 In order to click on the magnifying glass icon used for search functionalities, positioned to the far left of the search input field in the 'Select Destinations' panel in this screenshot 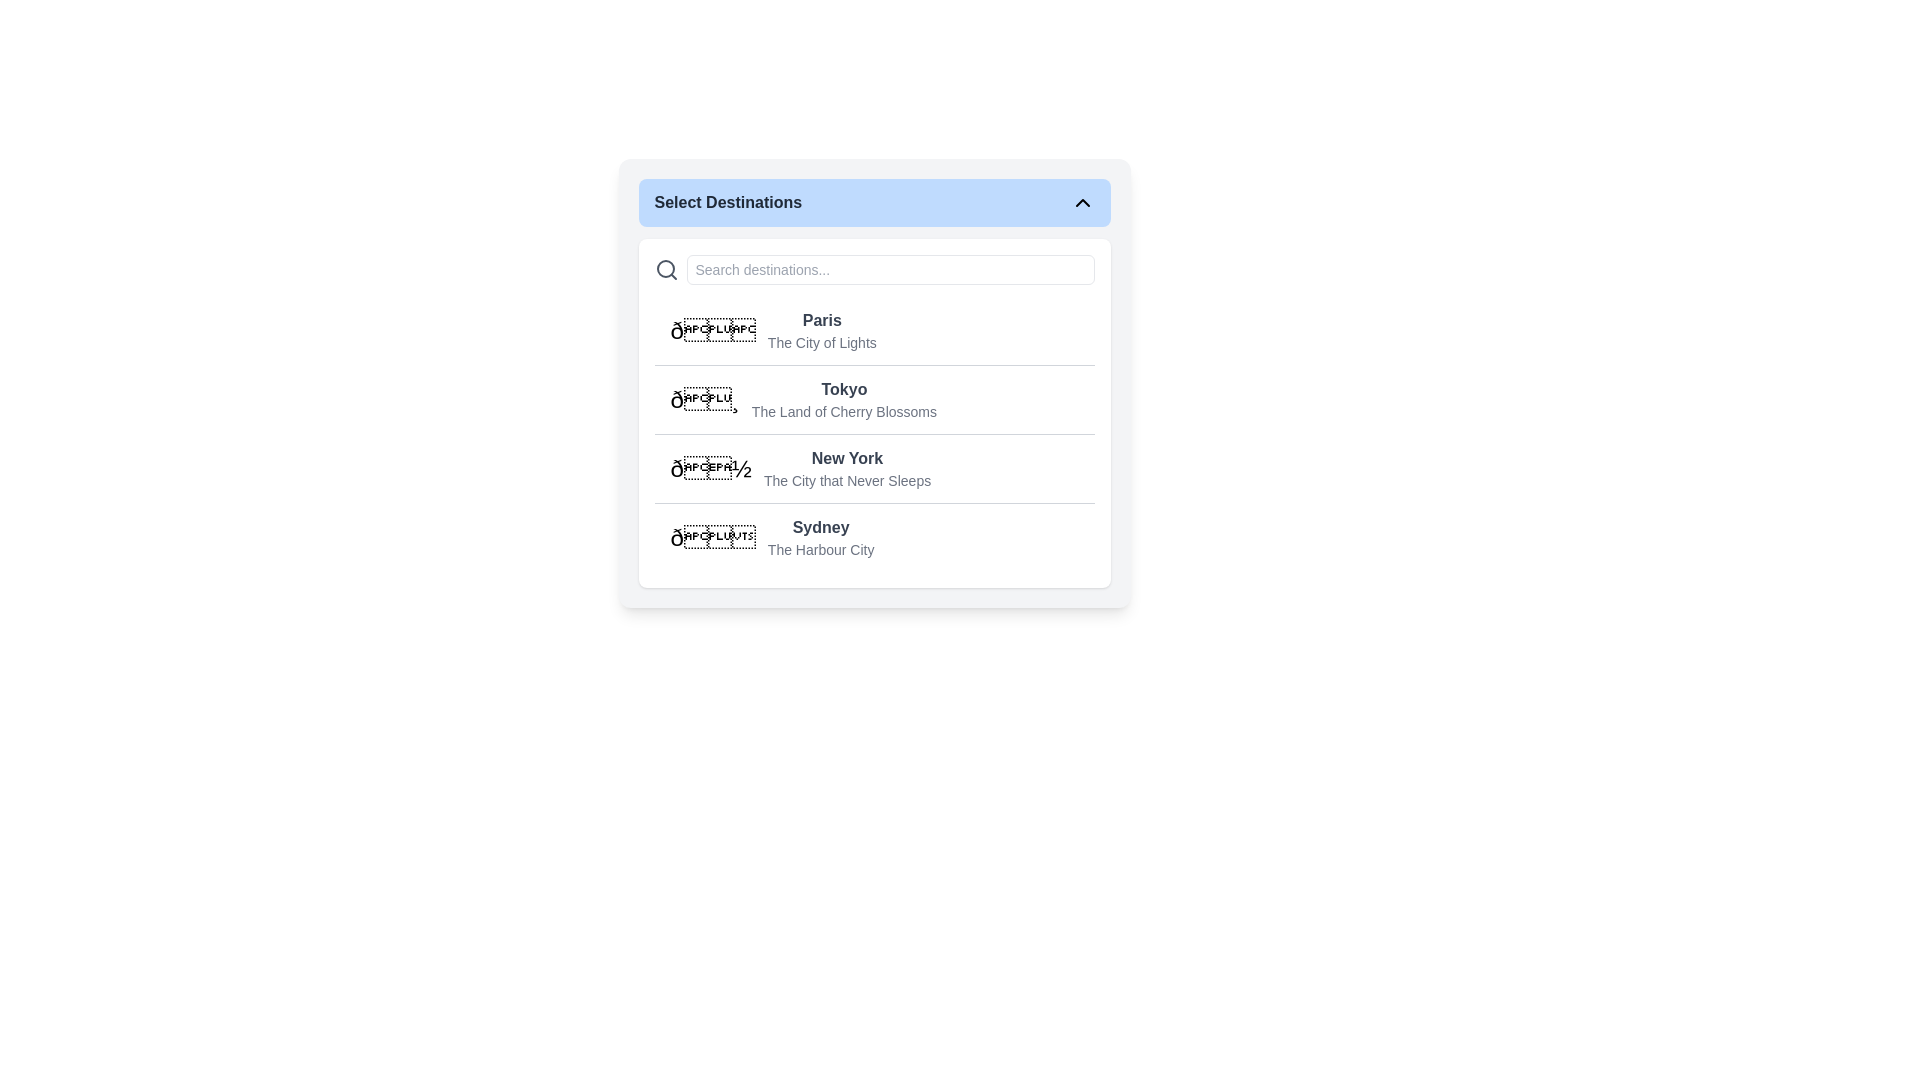, I will do `click(666, 270)`.